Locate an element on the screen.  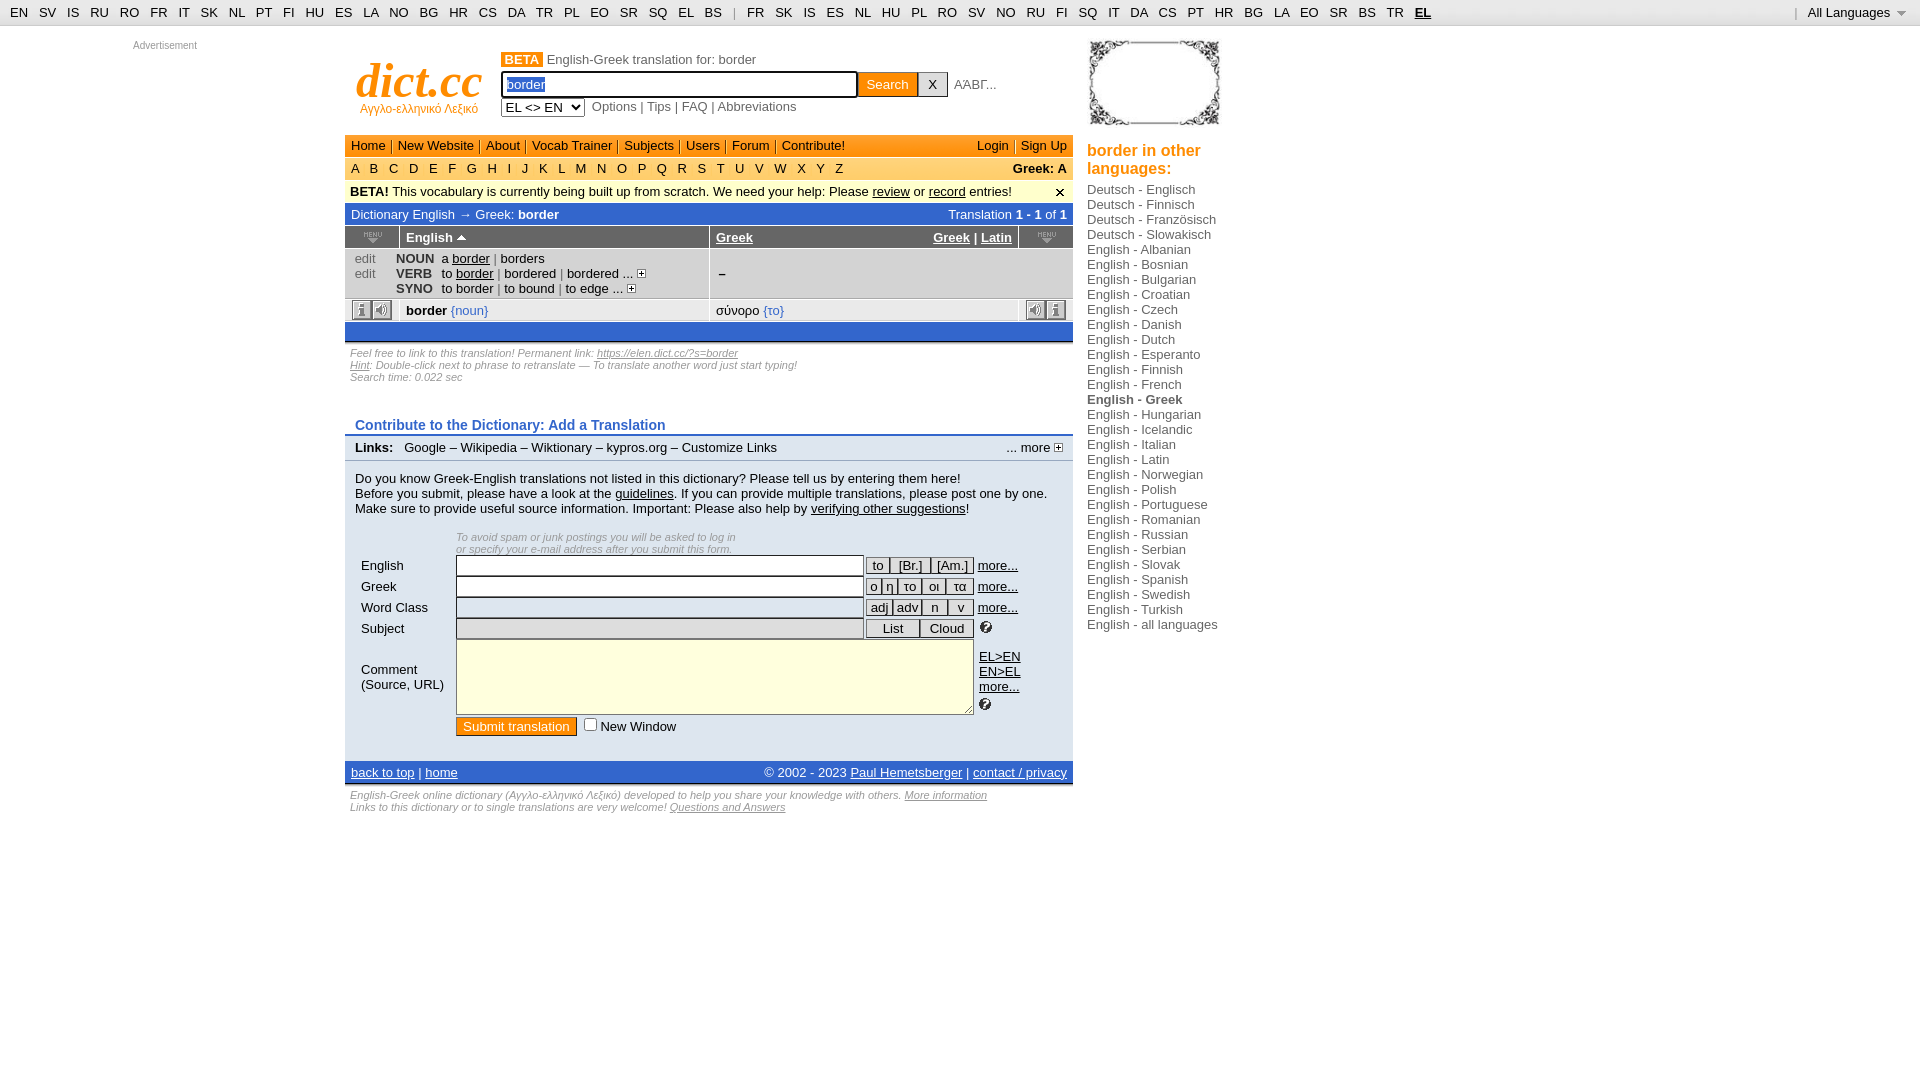
'E' is located at coordinates (431, 167).